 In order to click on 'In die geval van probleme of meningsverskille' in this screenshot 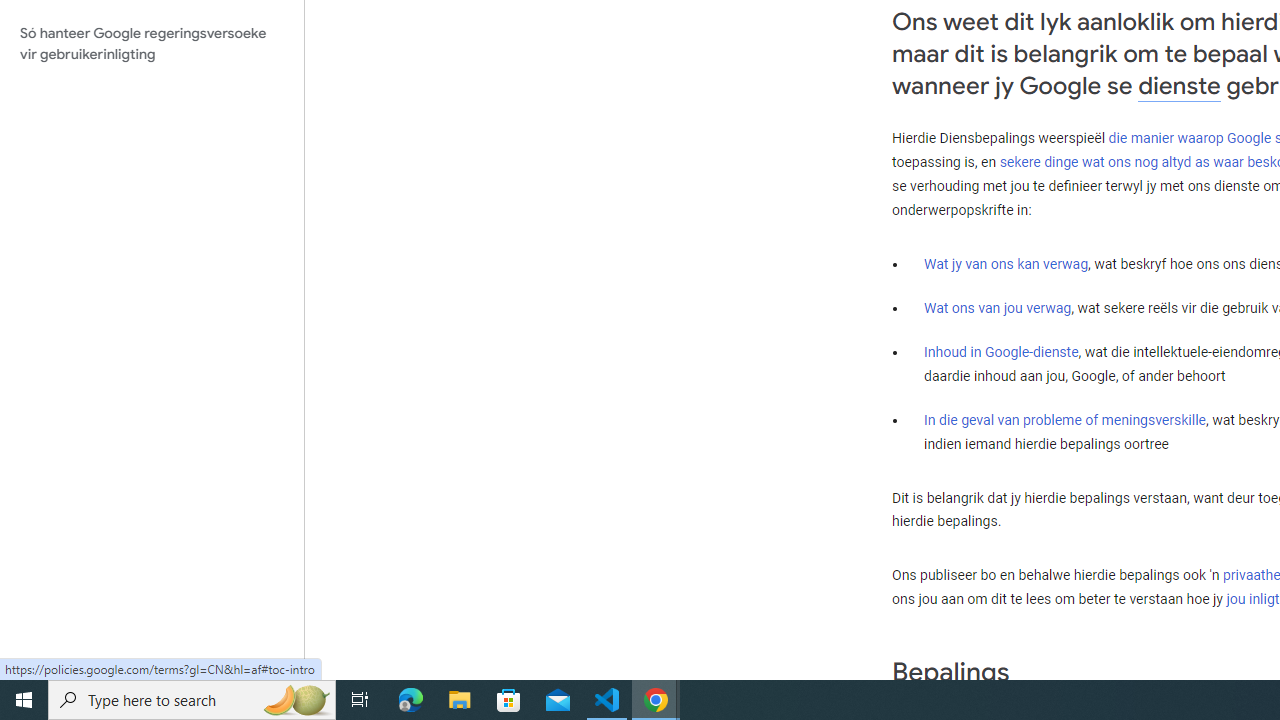, I will do `click(1063, 419)`.